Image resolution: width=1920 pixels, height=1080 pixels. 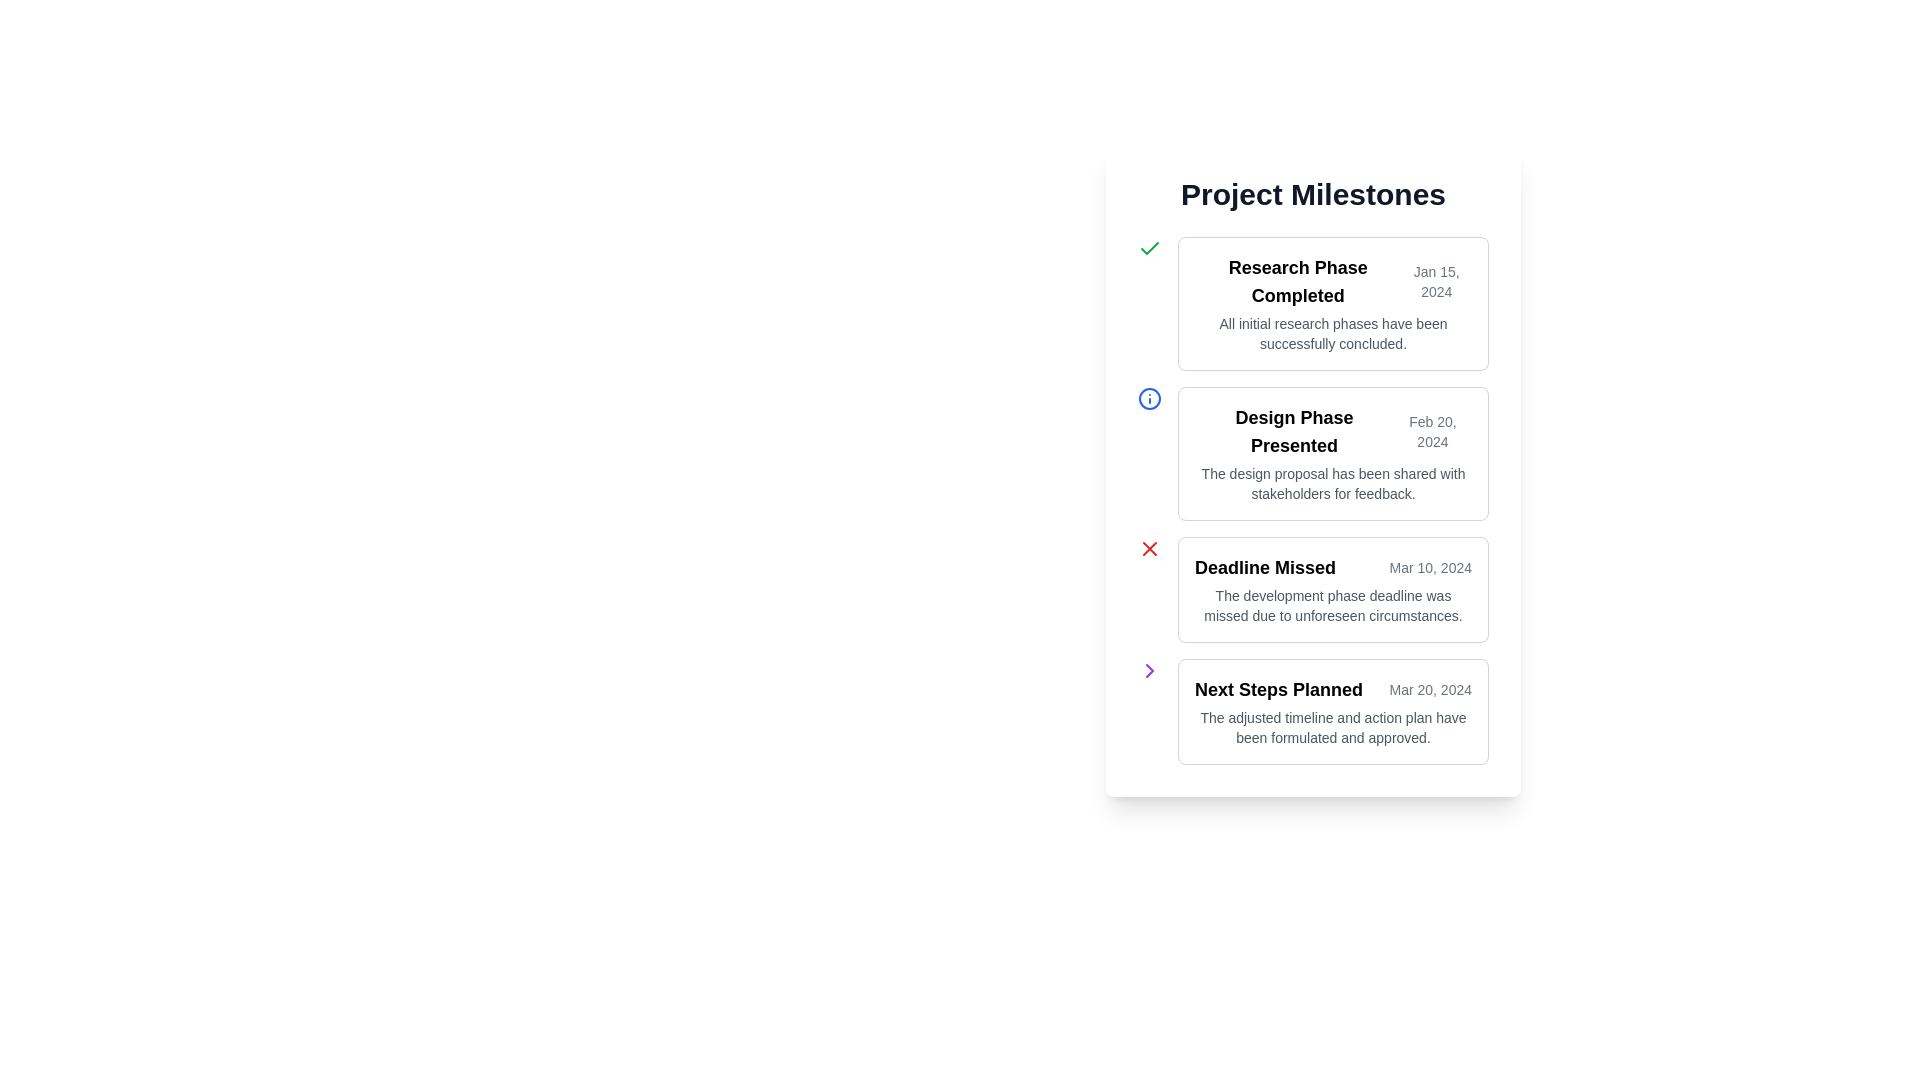 I want to click on the first milestone informational card that summarizes a completed project milestone, which includes its title, completion date, and status description, located in the top section of the list, adjacent to a green checkmark icon, so click(x=1333, y=304).